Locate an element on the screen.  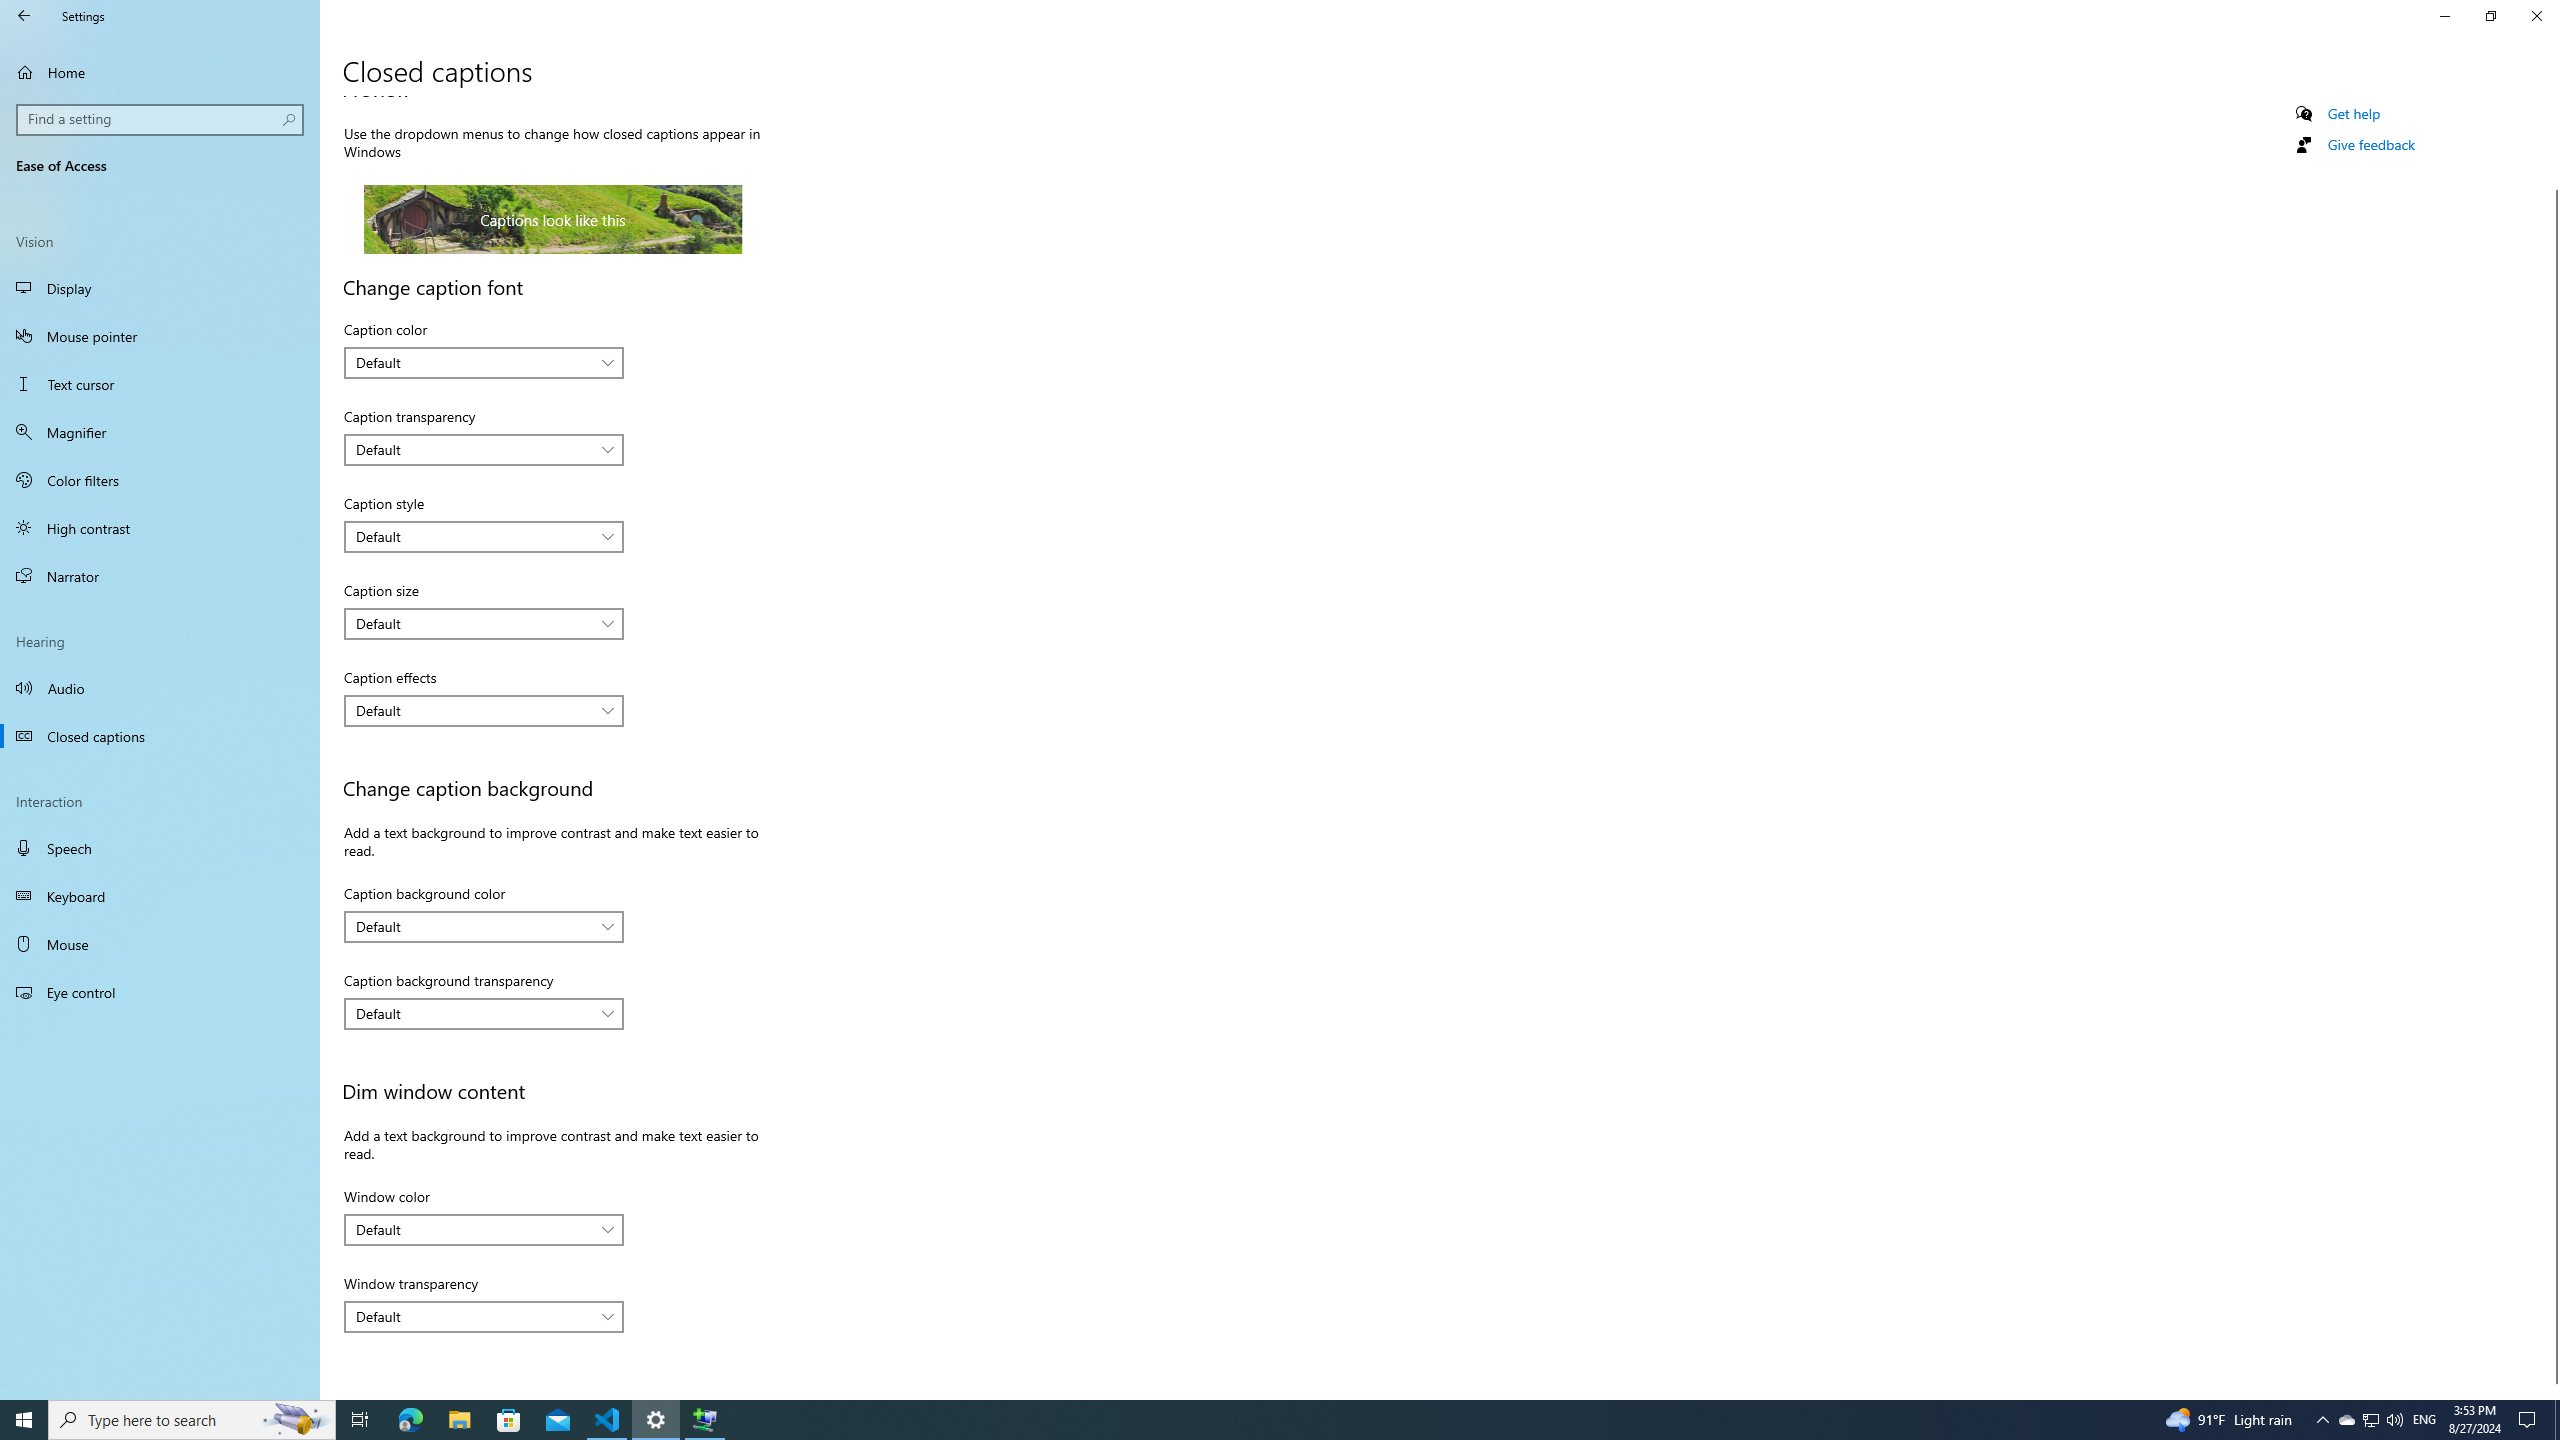
'Caption background transparency' is located at coordinates (482, 1012).